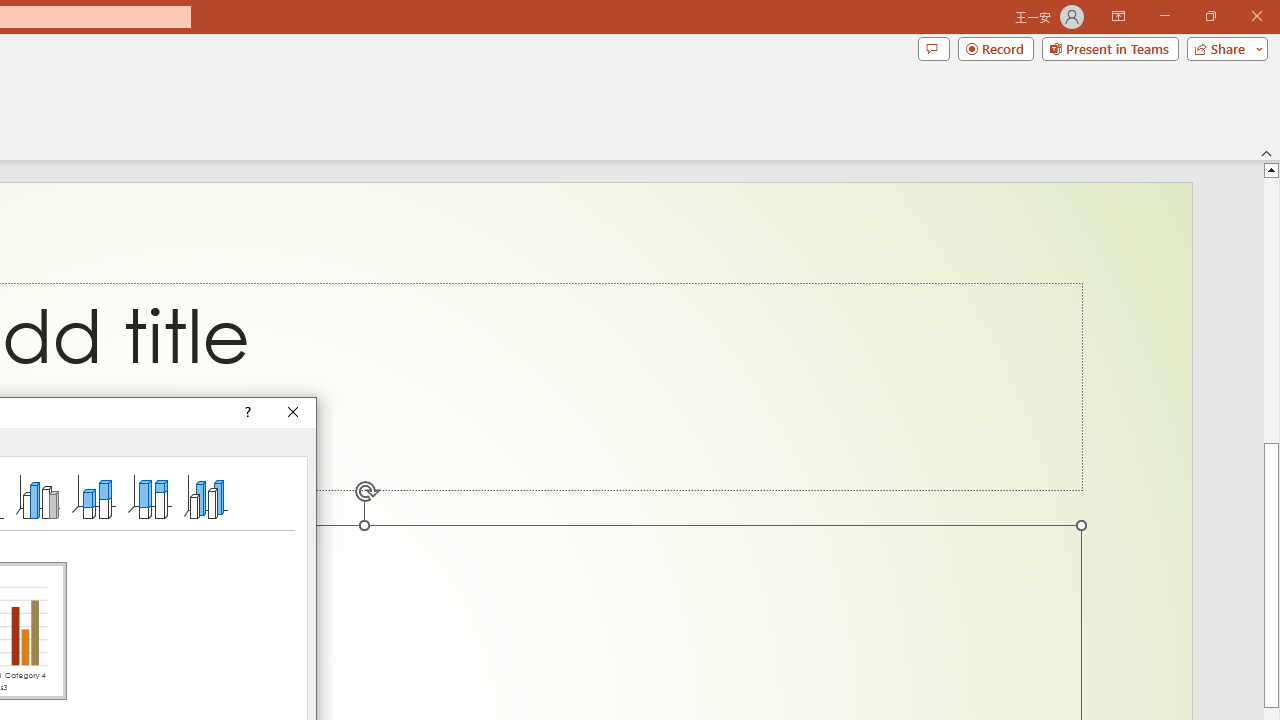 The image size is (1280, 720). I want to click on 'Context help', so click(245, 411).